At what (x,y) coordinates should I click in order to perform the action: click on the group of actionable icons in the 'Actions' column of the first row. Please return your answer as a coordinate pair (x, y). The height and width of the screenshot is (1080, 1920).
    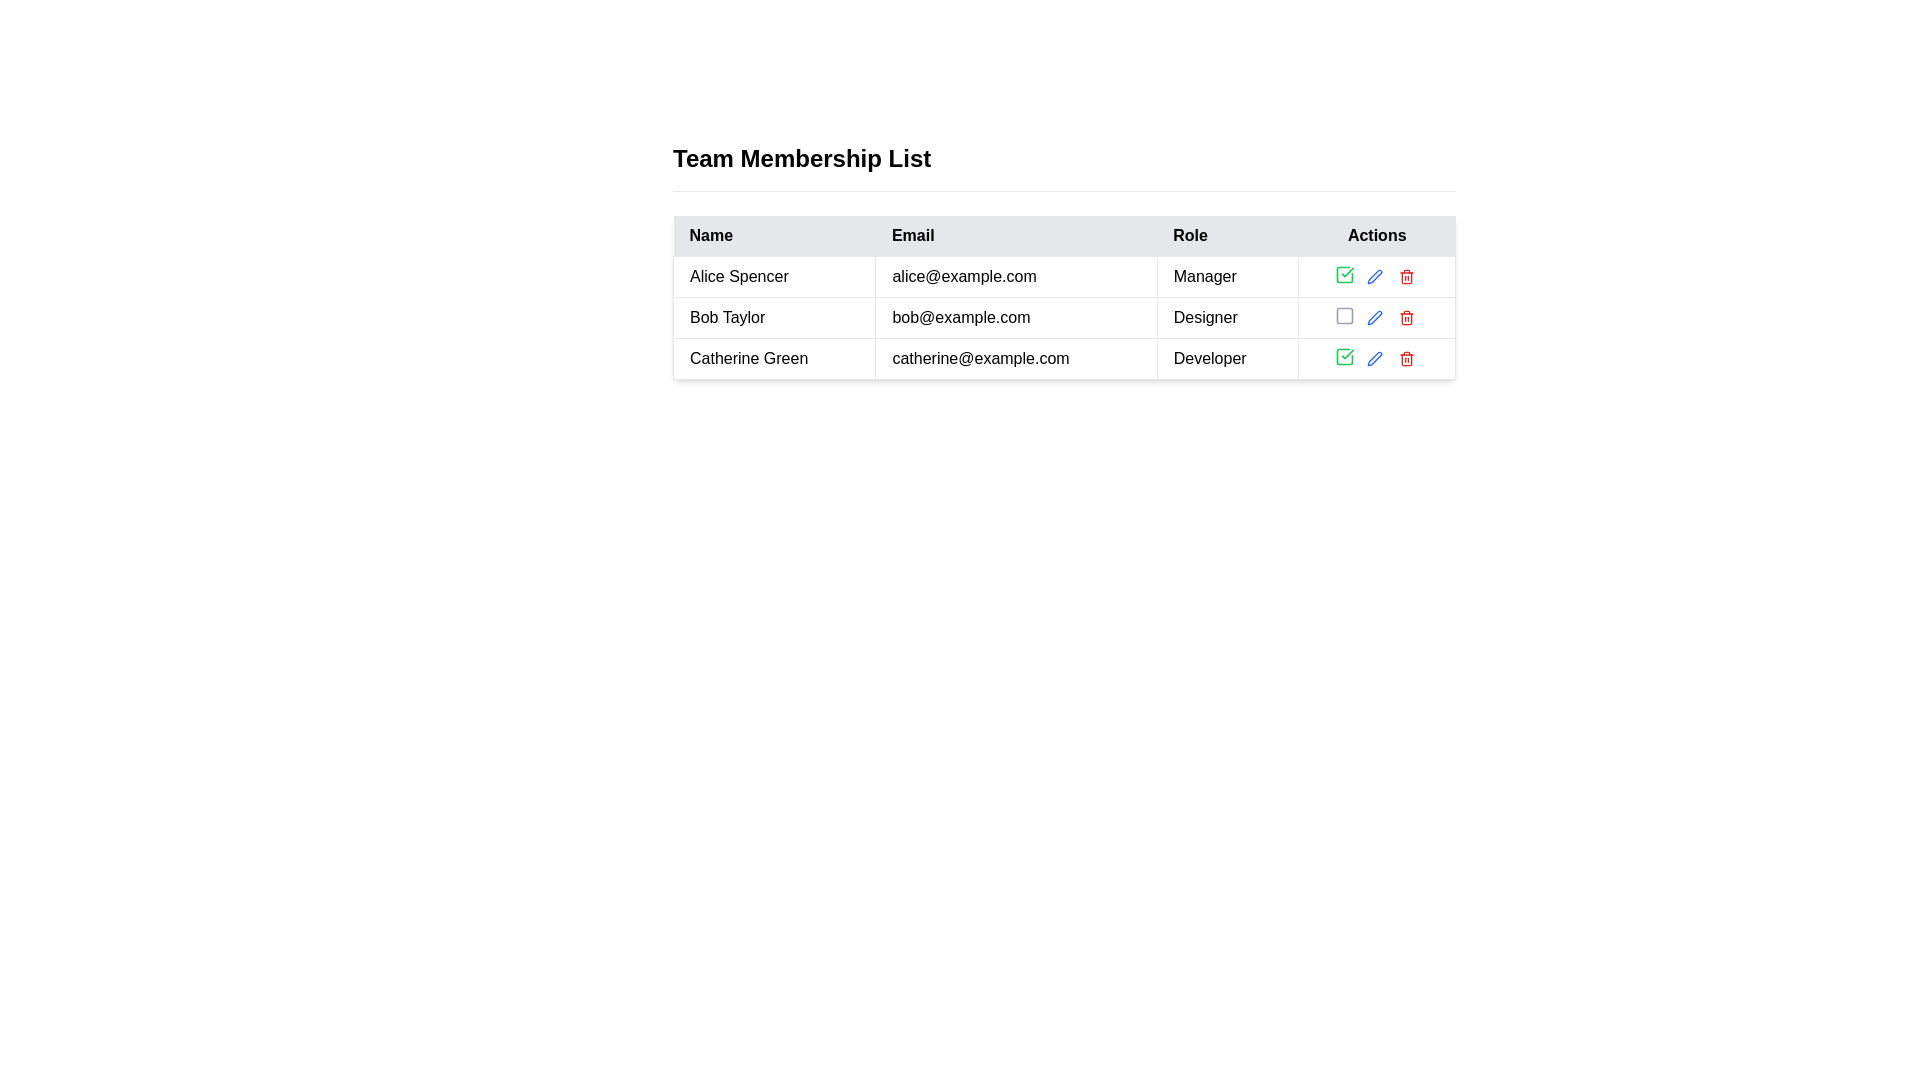
    Looking at the image, I should click on (1376, 277).